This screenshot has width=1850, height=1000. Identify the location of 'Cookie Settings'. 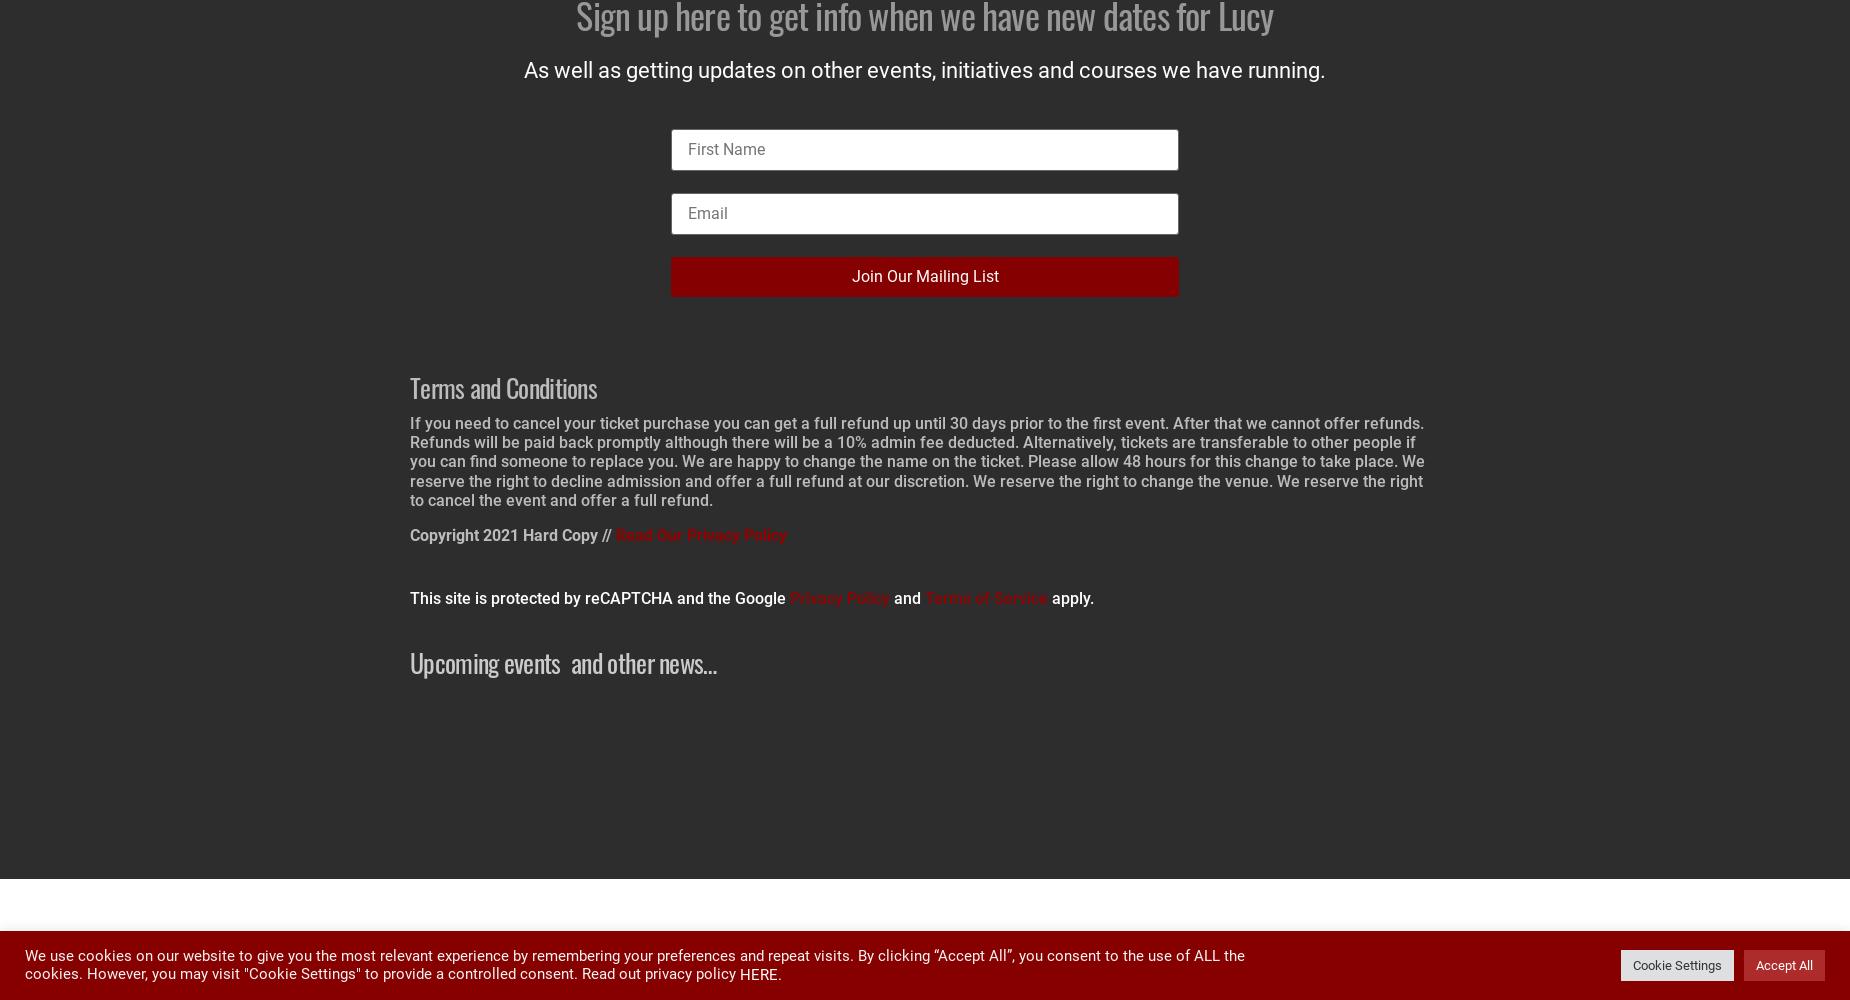
(1677, 964).